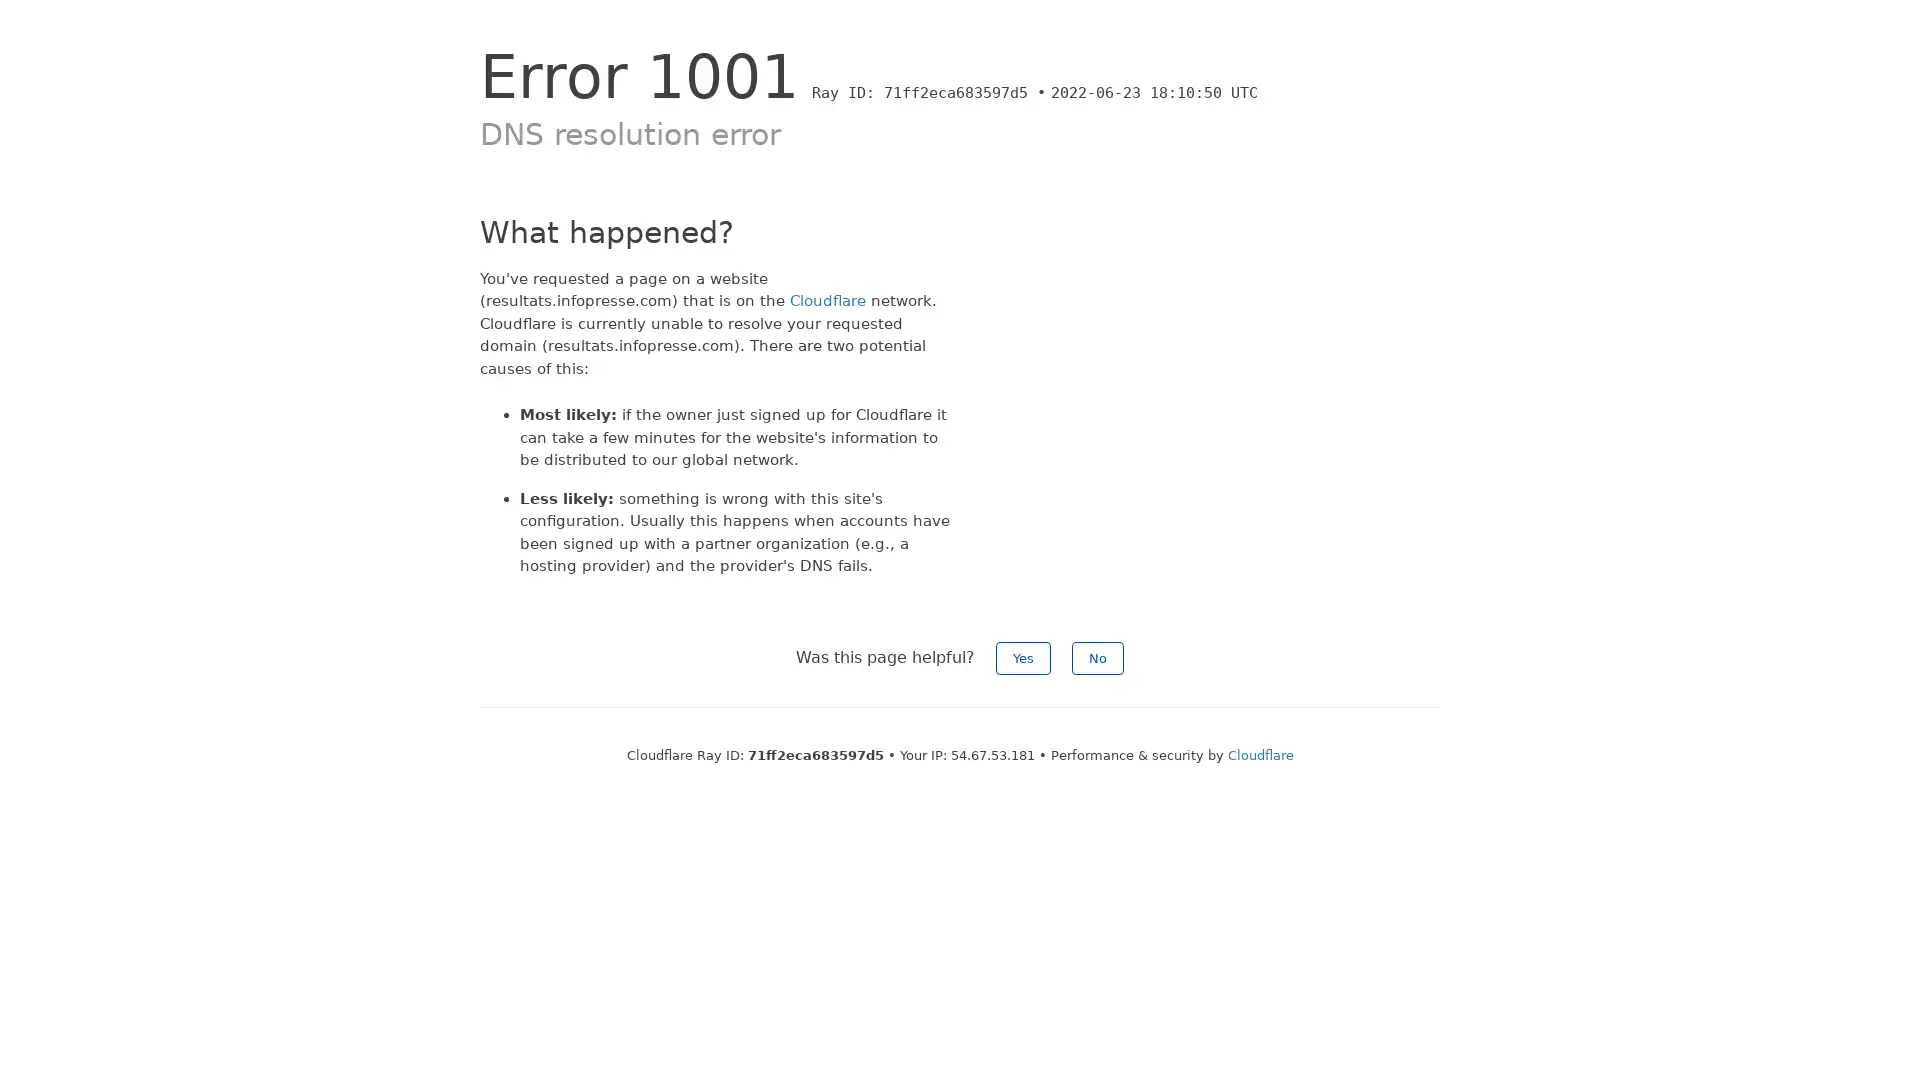 The image size is (1920, 1080). Describe the element at coordinates (1023, 657) in the screenshot. I see `Yes` at that location.